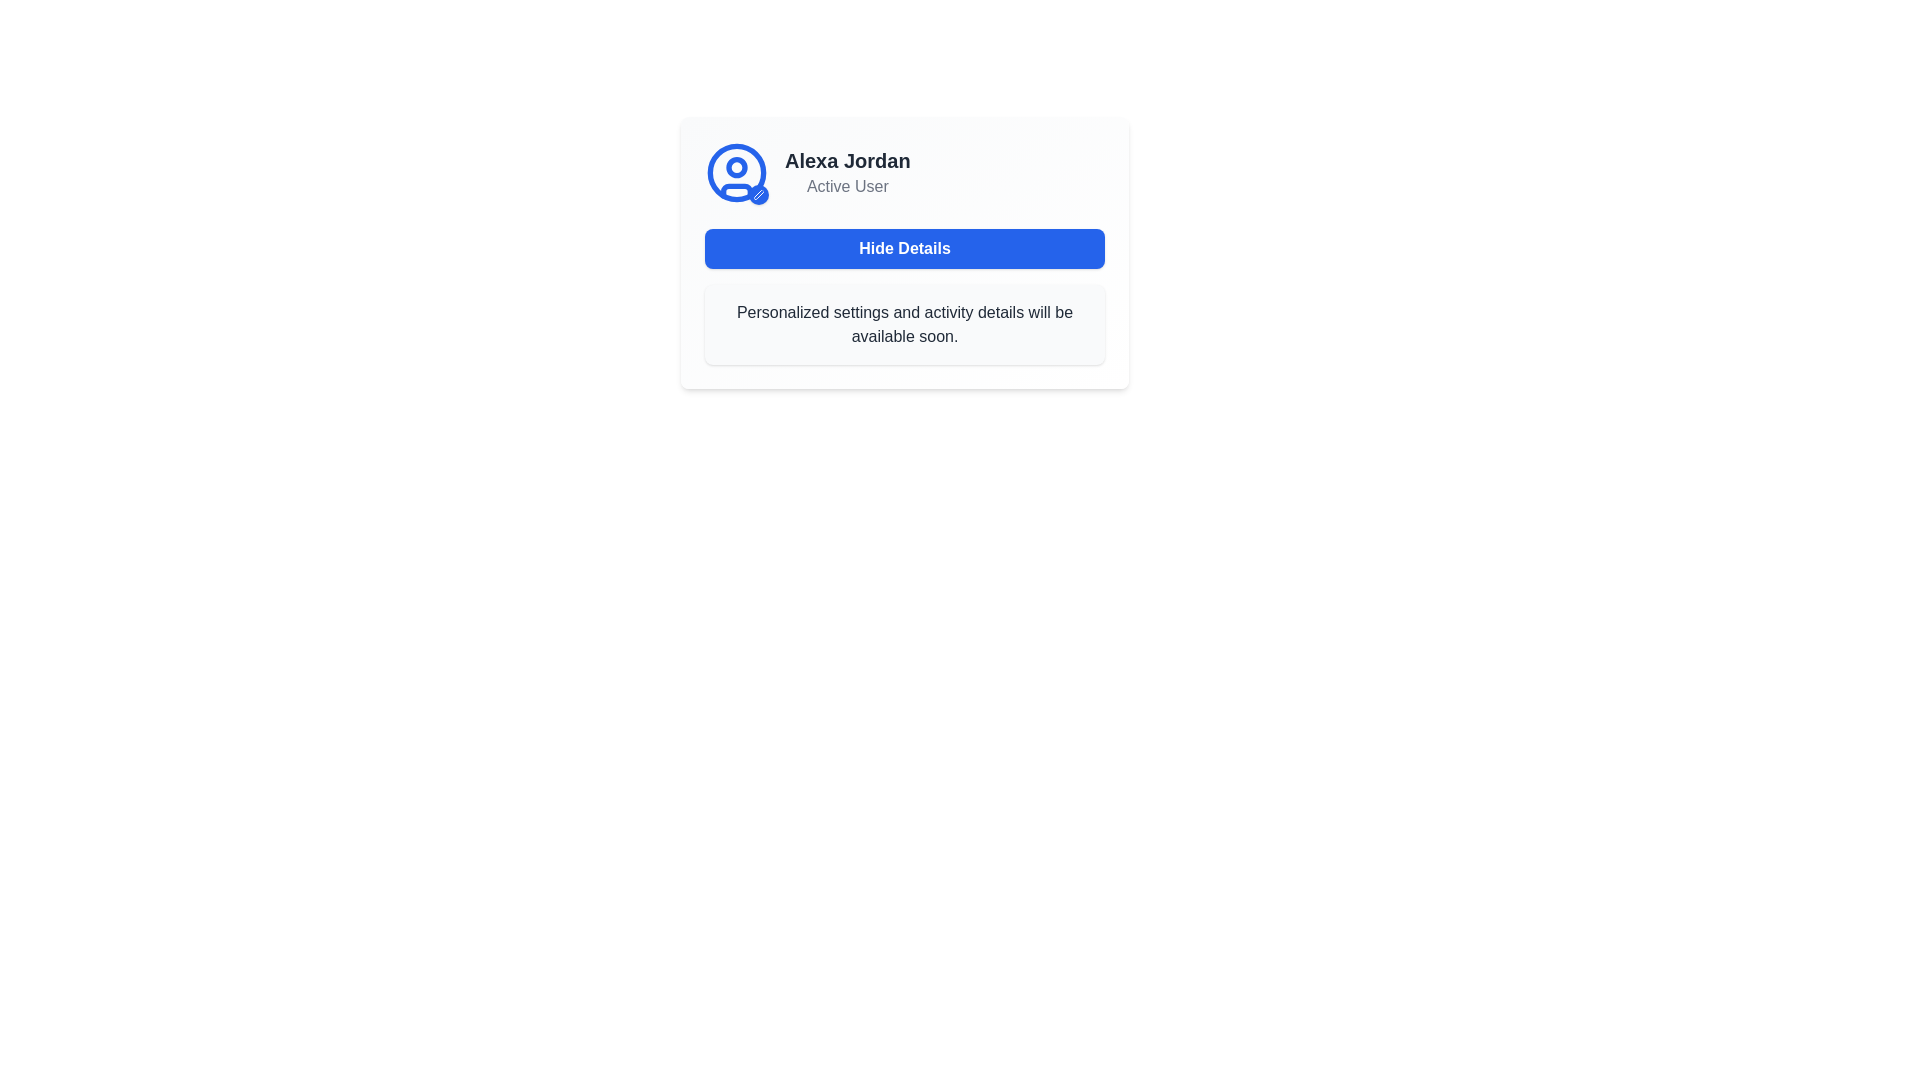  Describe the element at coordinates (736, 172) in the screenshot. I see `outer circular border of the user profile icon, which is the outermost circle in the SVG graphic, for development purposes` at that location.